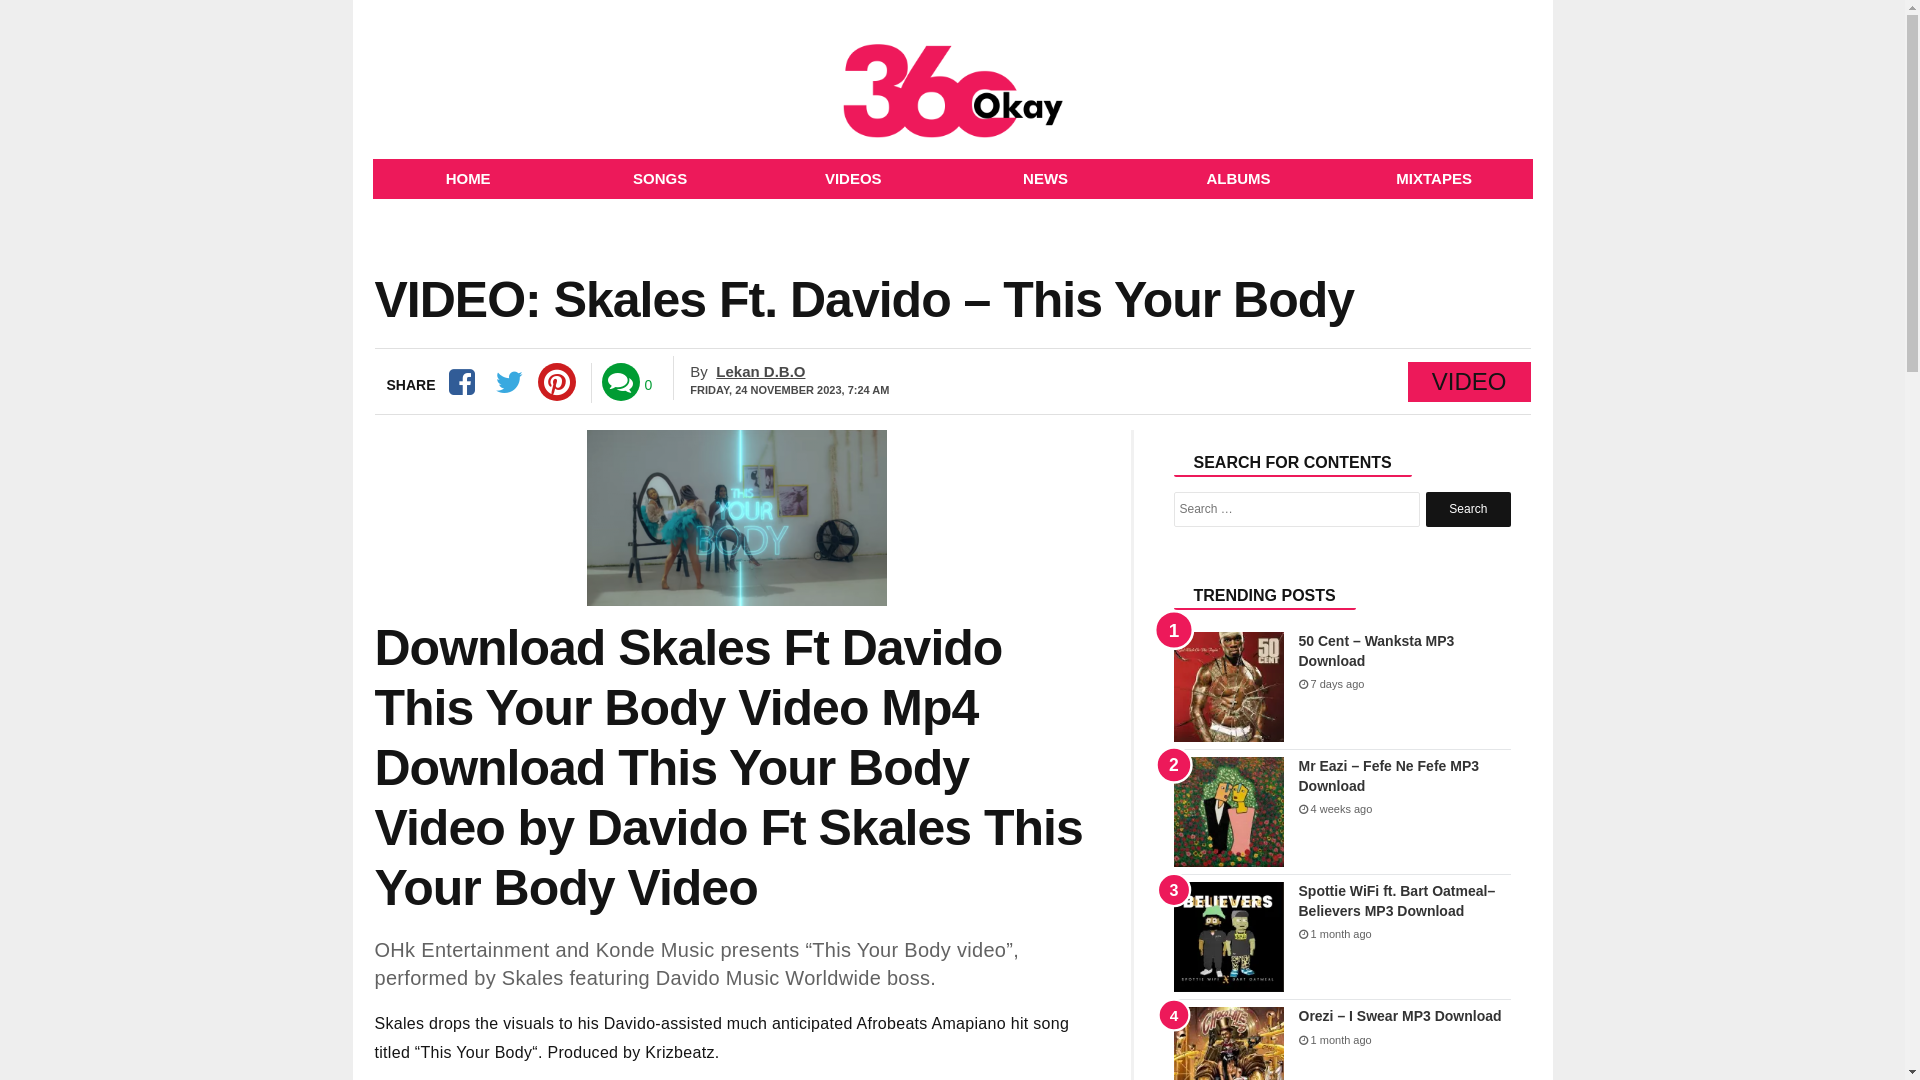 This screenshot has height=1080, width=1920. Describe the element at coordinates (715, 371) in the screenshot. I see `'Lekan D.B.O'` at that location.